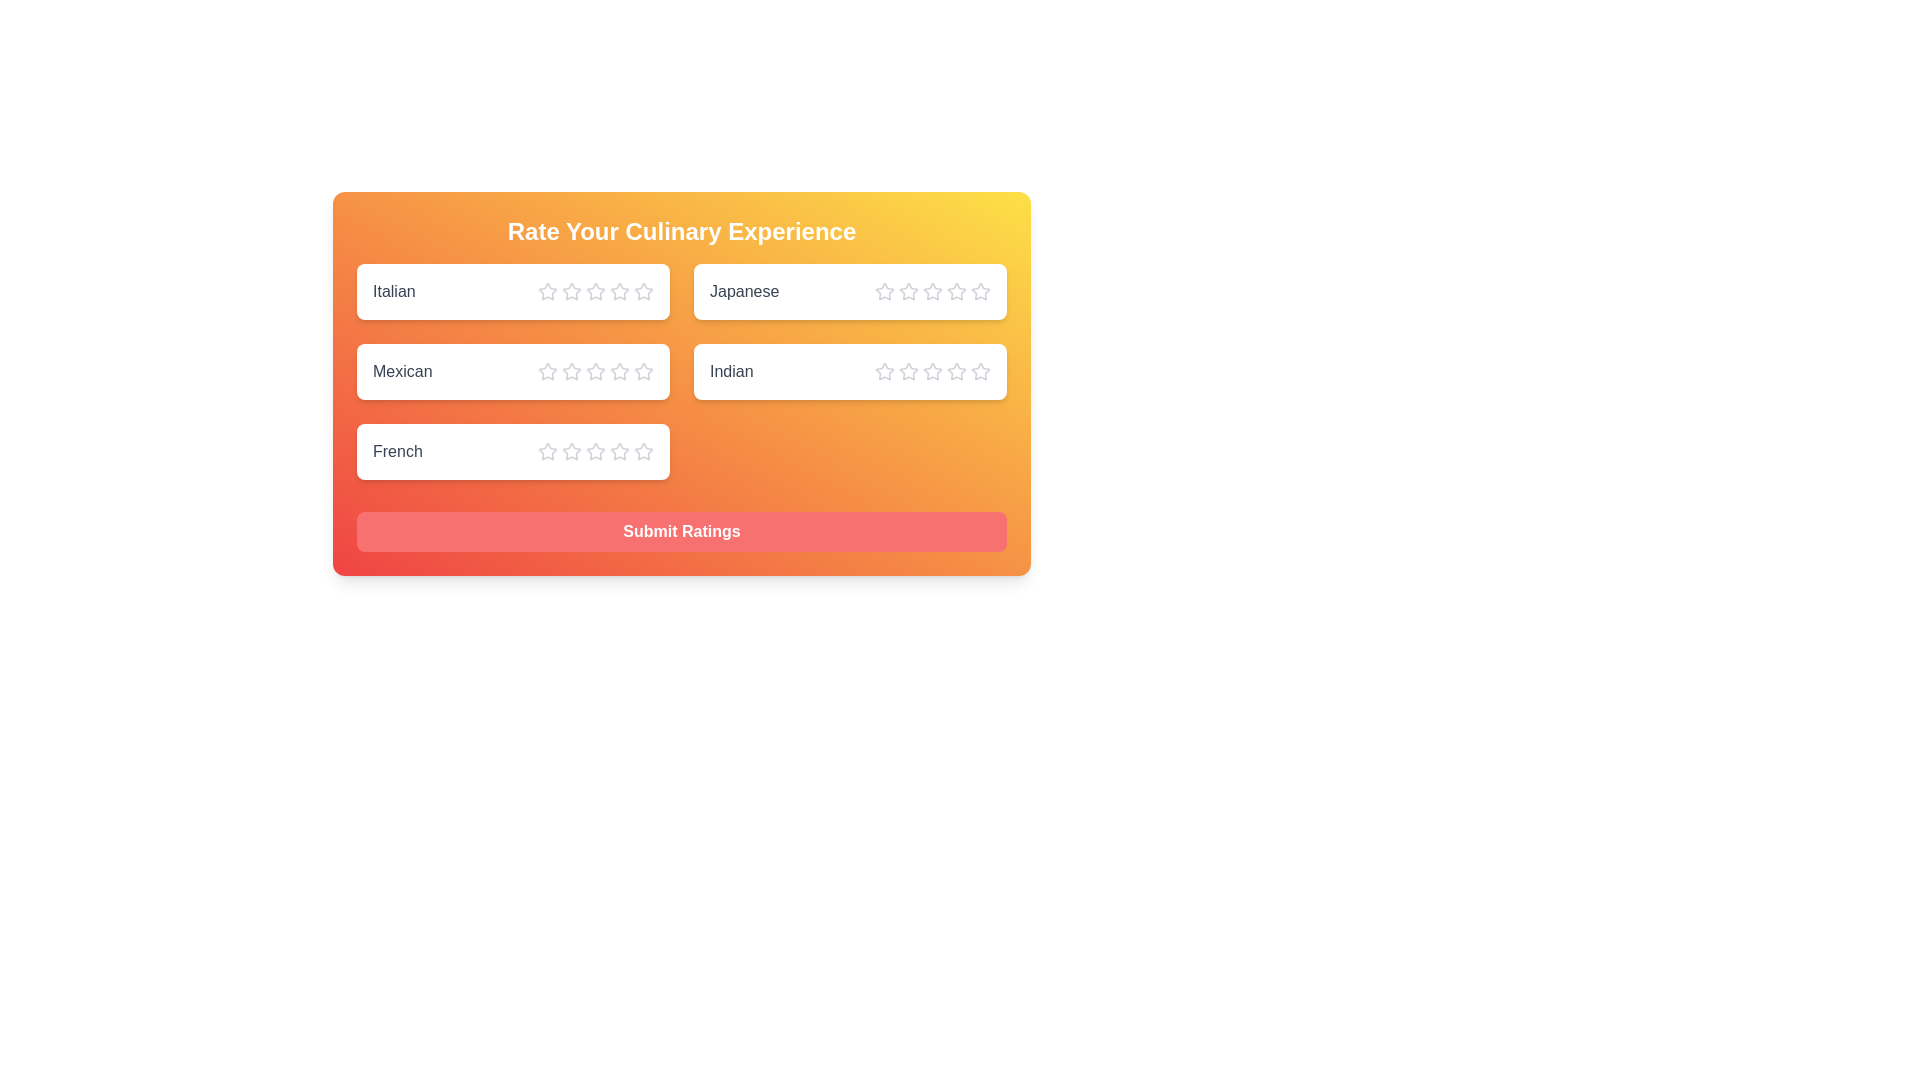 The height and width of the screenshot is (1080, 1920). What do you see at coordinates (570, 451) in the screenshot?
I see `the star corresponding to the rating 2 for the cuisine French` at bounding box center [570, 451].